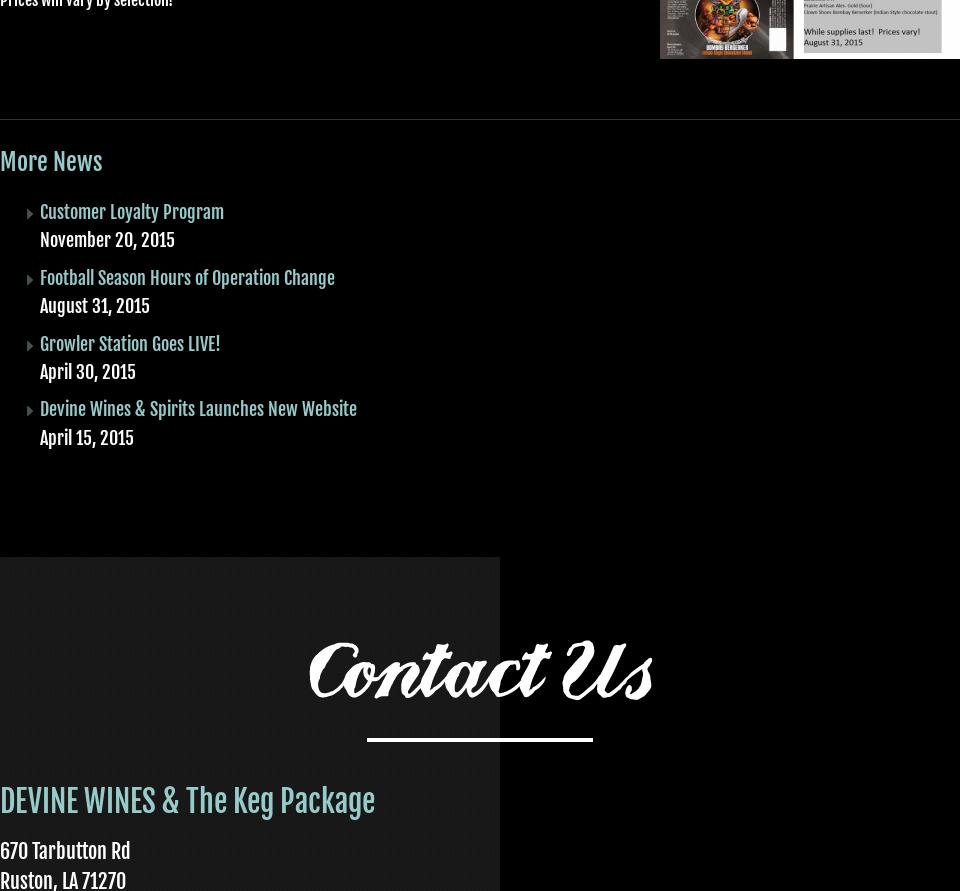 Image resolution: width=960 pixels, height=891 pixels. What do you see at coordinates (187, 276) in the screenshot?
I see `'Football Season Hours of Operation Change'` at bounding box center [187, 276].